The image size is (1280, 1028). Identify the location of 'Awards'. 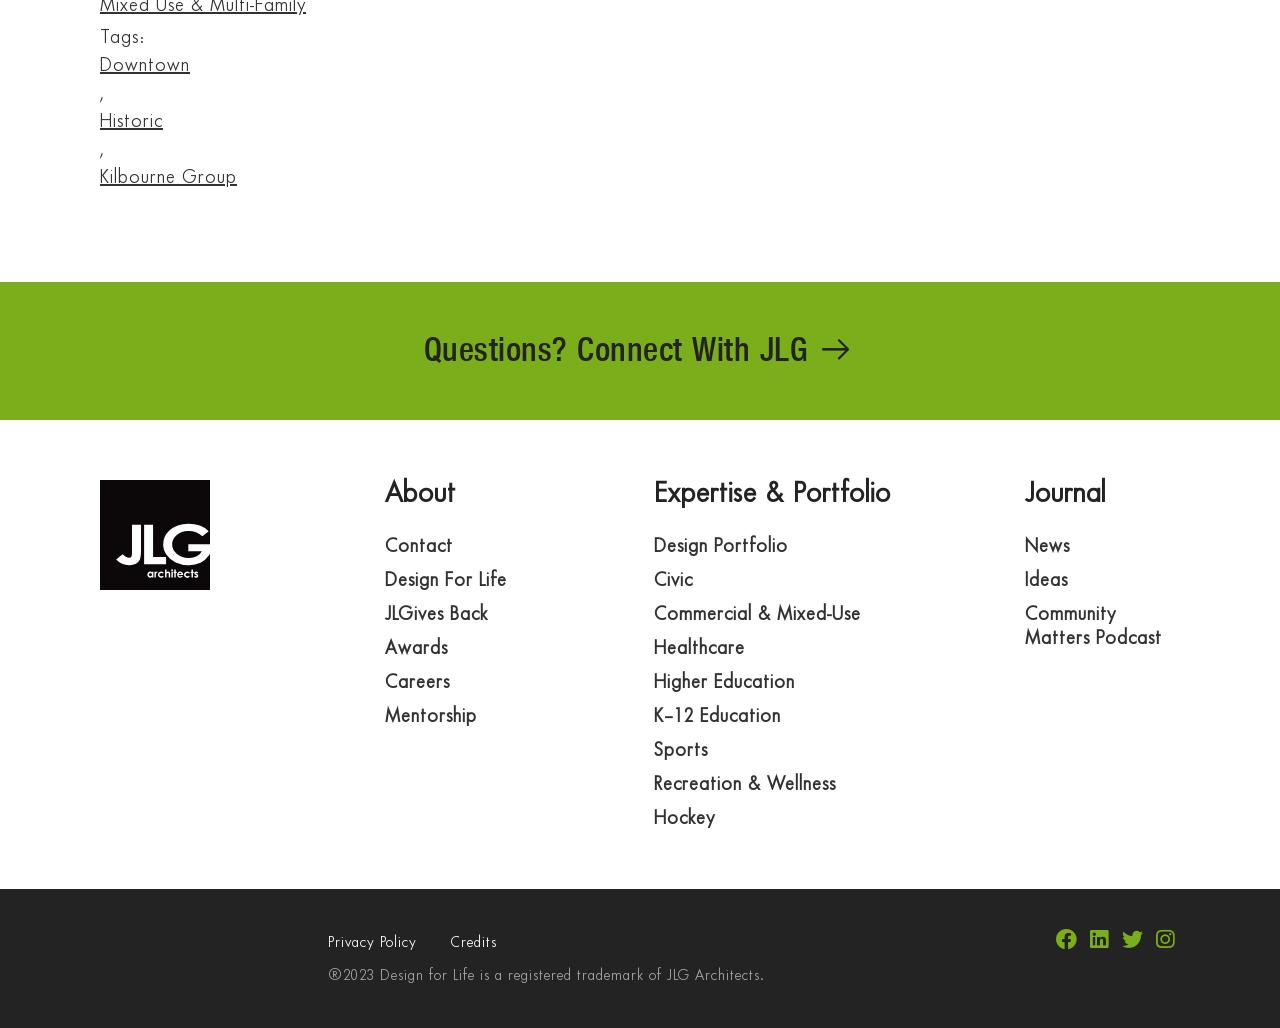
(415, 648).